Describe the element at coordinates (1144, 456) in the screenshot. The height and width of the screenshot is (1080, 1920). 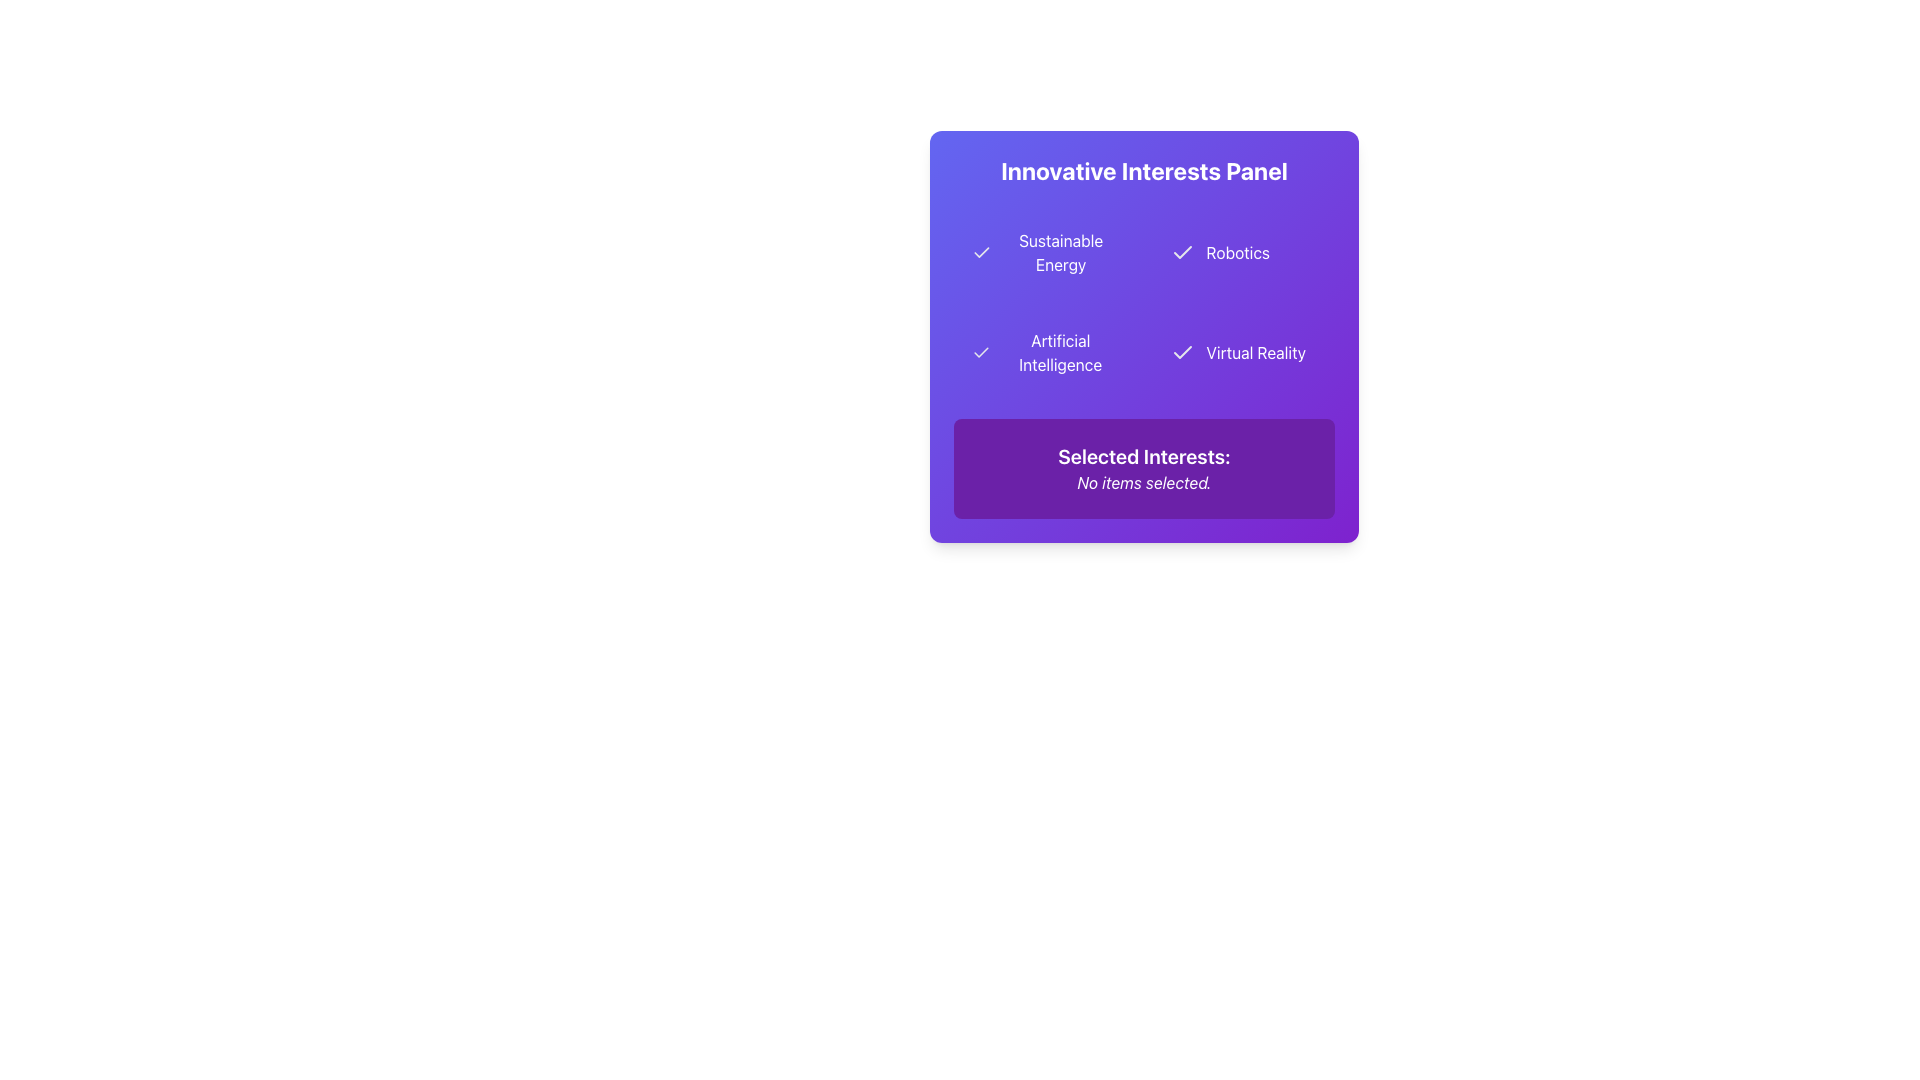
I see `the text label that serves as a header above the text 'No items selected' in the bottom section of a purple rectangular box` at that location.